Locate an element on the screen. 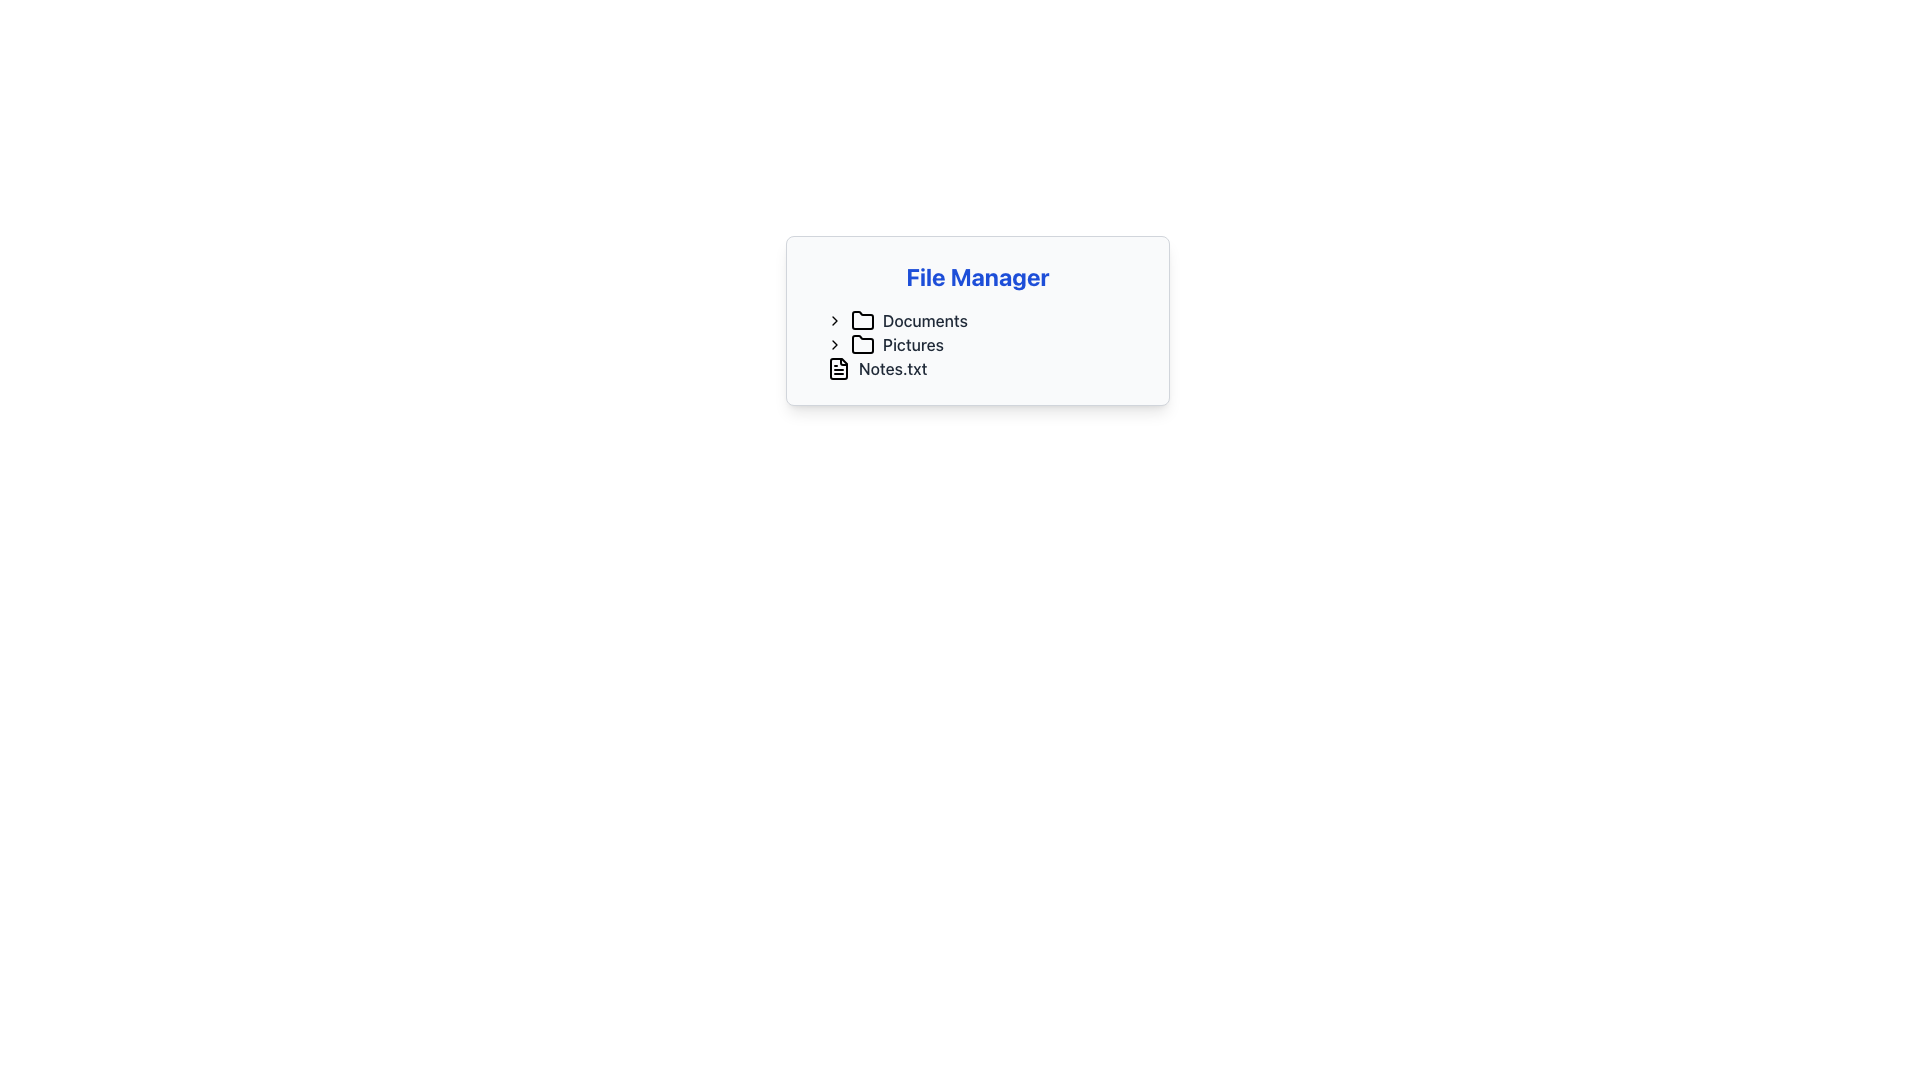 The height and width of the screenshot is (1080, 1920). the interaction button located in the top-right section of the 'Documents' folder entry in the 'File Manager' interface is located at coordinates (983, 319).